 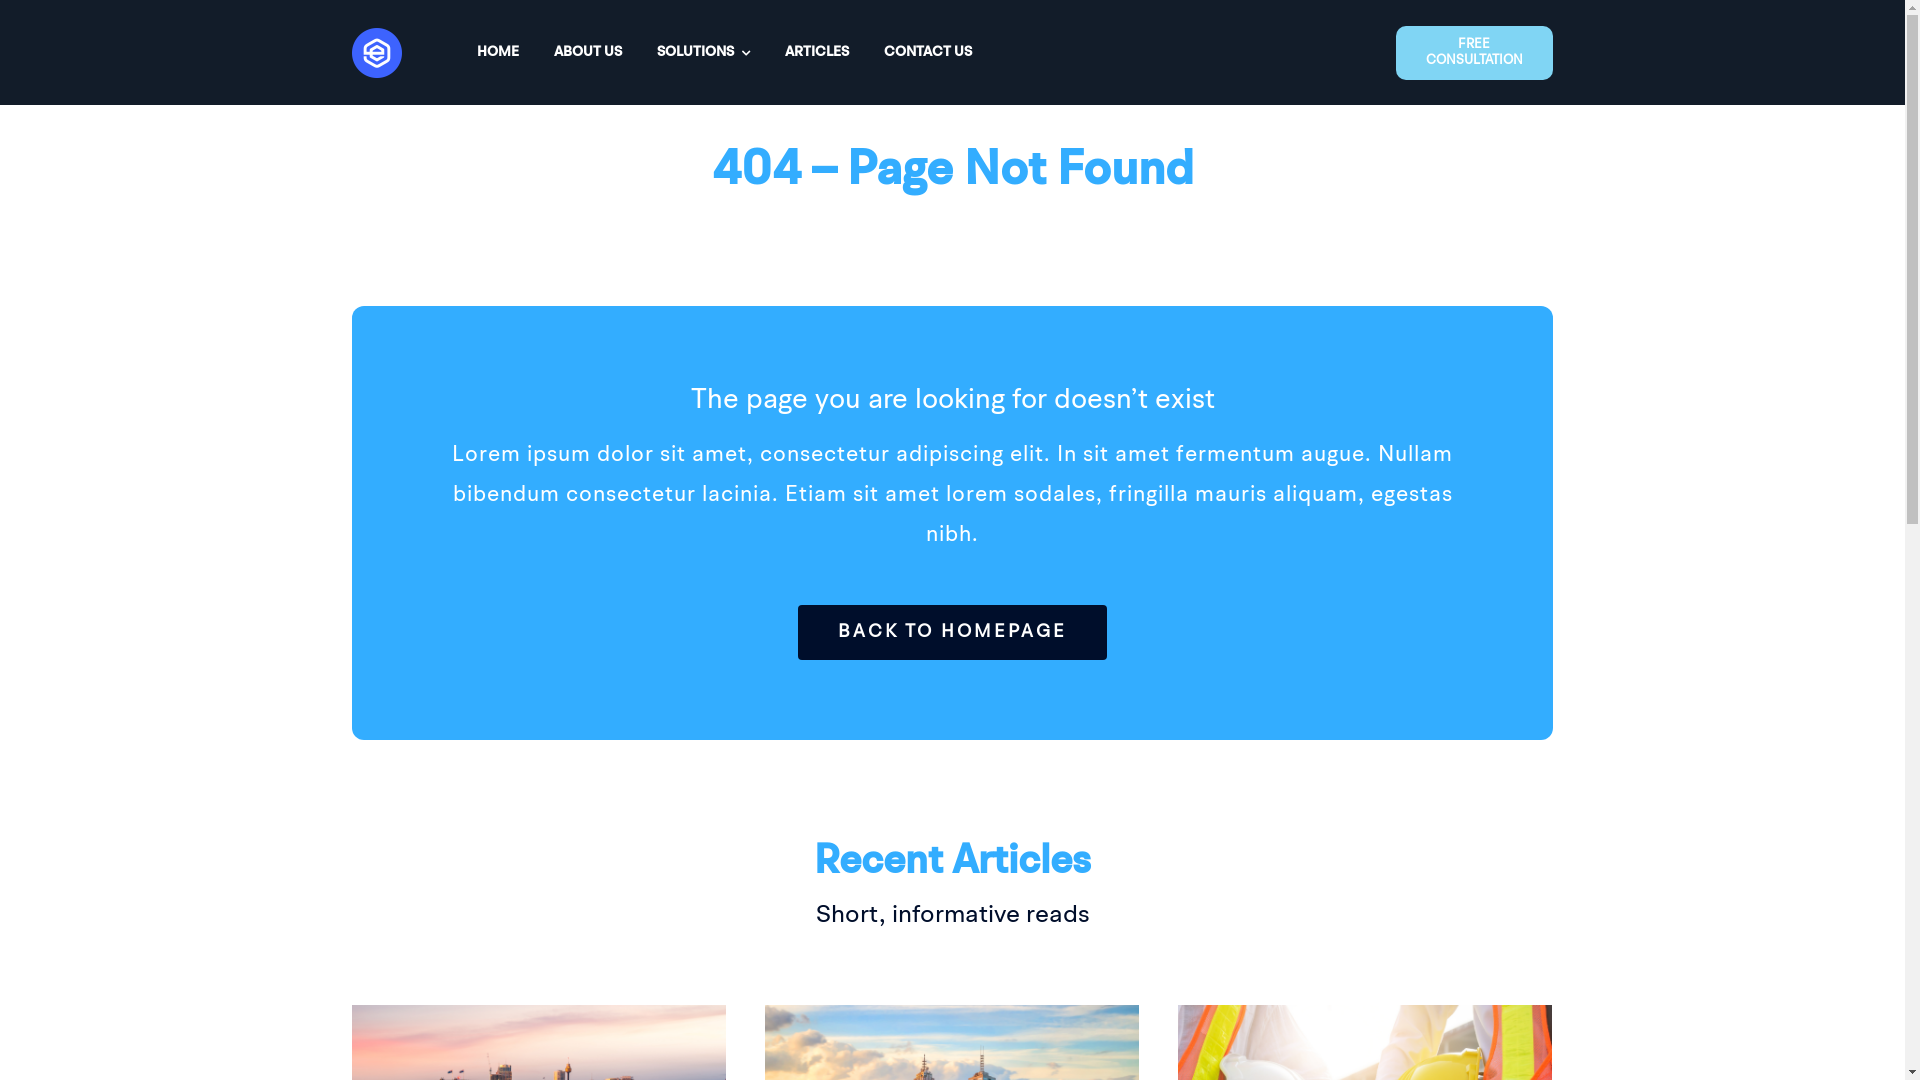 I want to click on 'HOME', so click(x=498, y=51).